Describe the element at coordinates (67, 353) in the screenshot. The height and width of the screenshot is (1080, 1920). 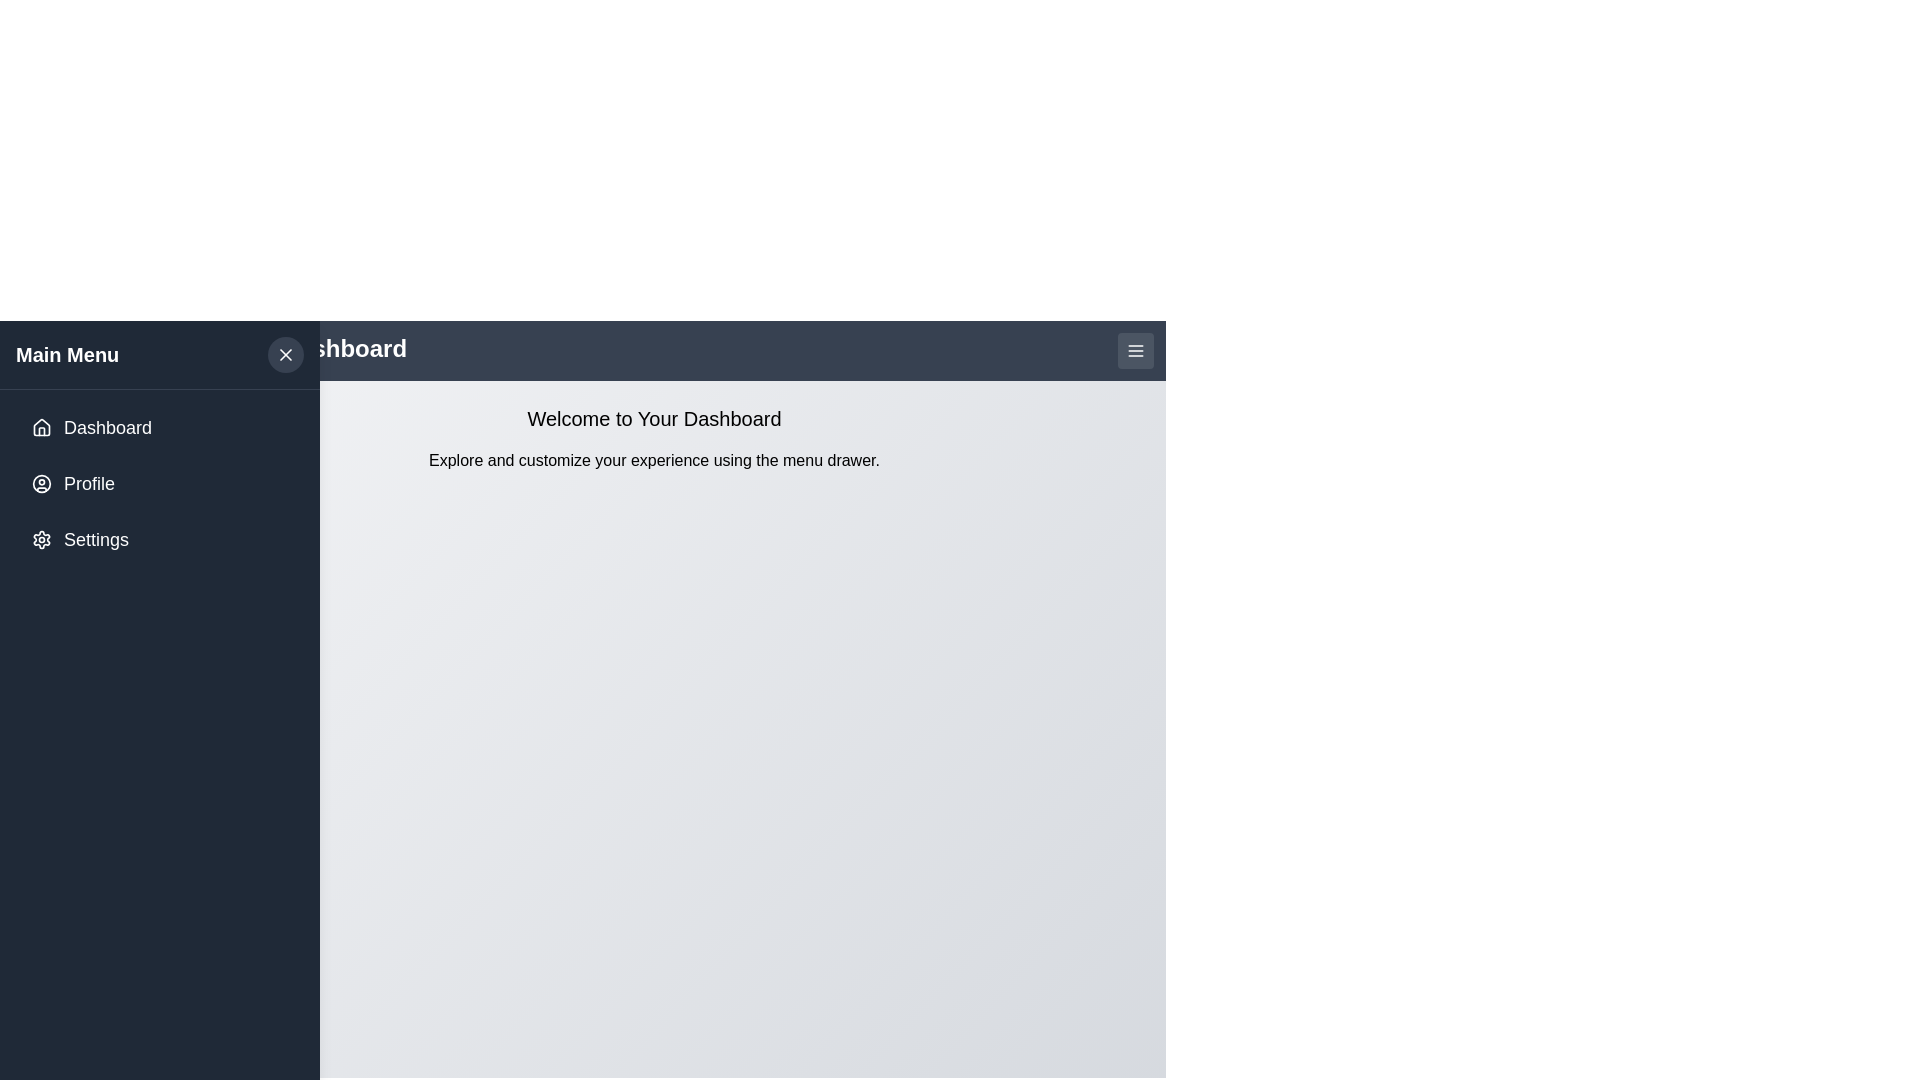
I see `text displayed on the 'Main Menu' label, which is prominently positioned in a dark-colored bar in the upper left corner of the sidebar` at that location.